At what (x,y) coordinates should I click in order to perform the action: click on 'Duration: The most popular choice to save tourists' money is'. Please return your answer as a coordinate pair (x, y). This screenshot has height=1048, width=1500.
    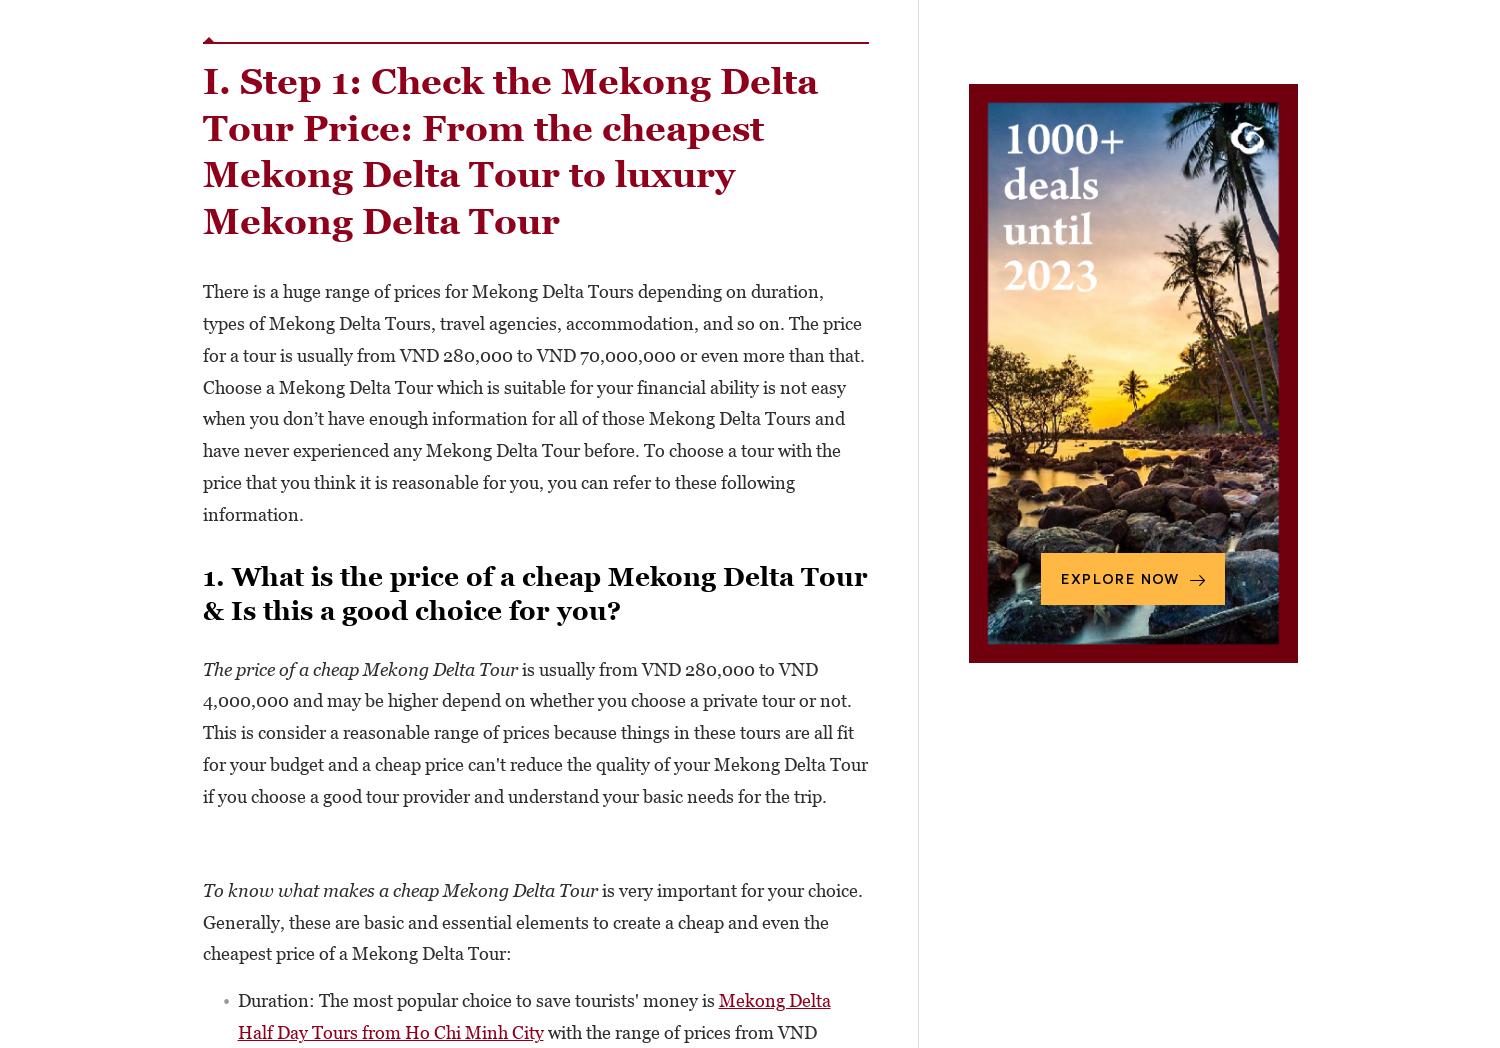
    Looking at the image, I should click on (476, 999).